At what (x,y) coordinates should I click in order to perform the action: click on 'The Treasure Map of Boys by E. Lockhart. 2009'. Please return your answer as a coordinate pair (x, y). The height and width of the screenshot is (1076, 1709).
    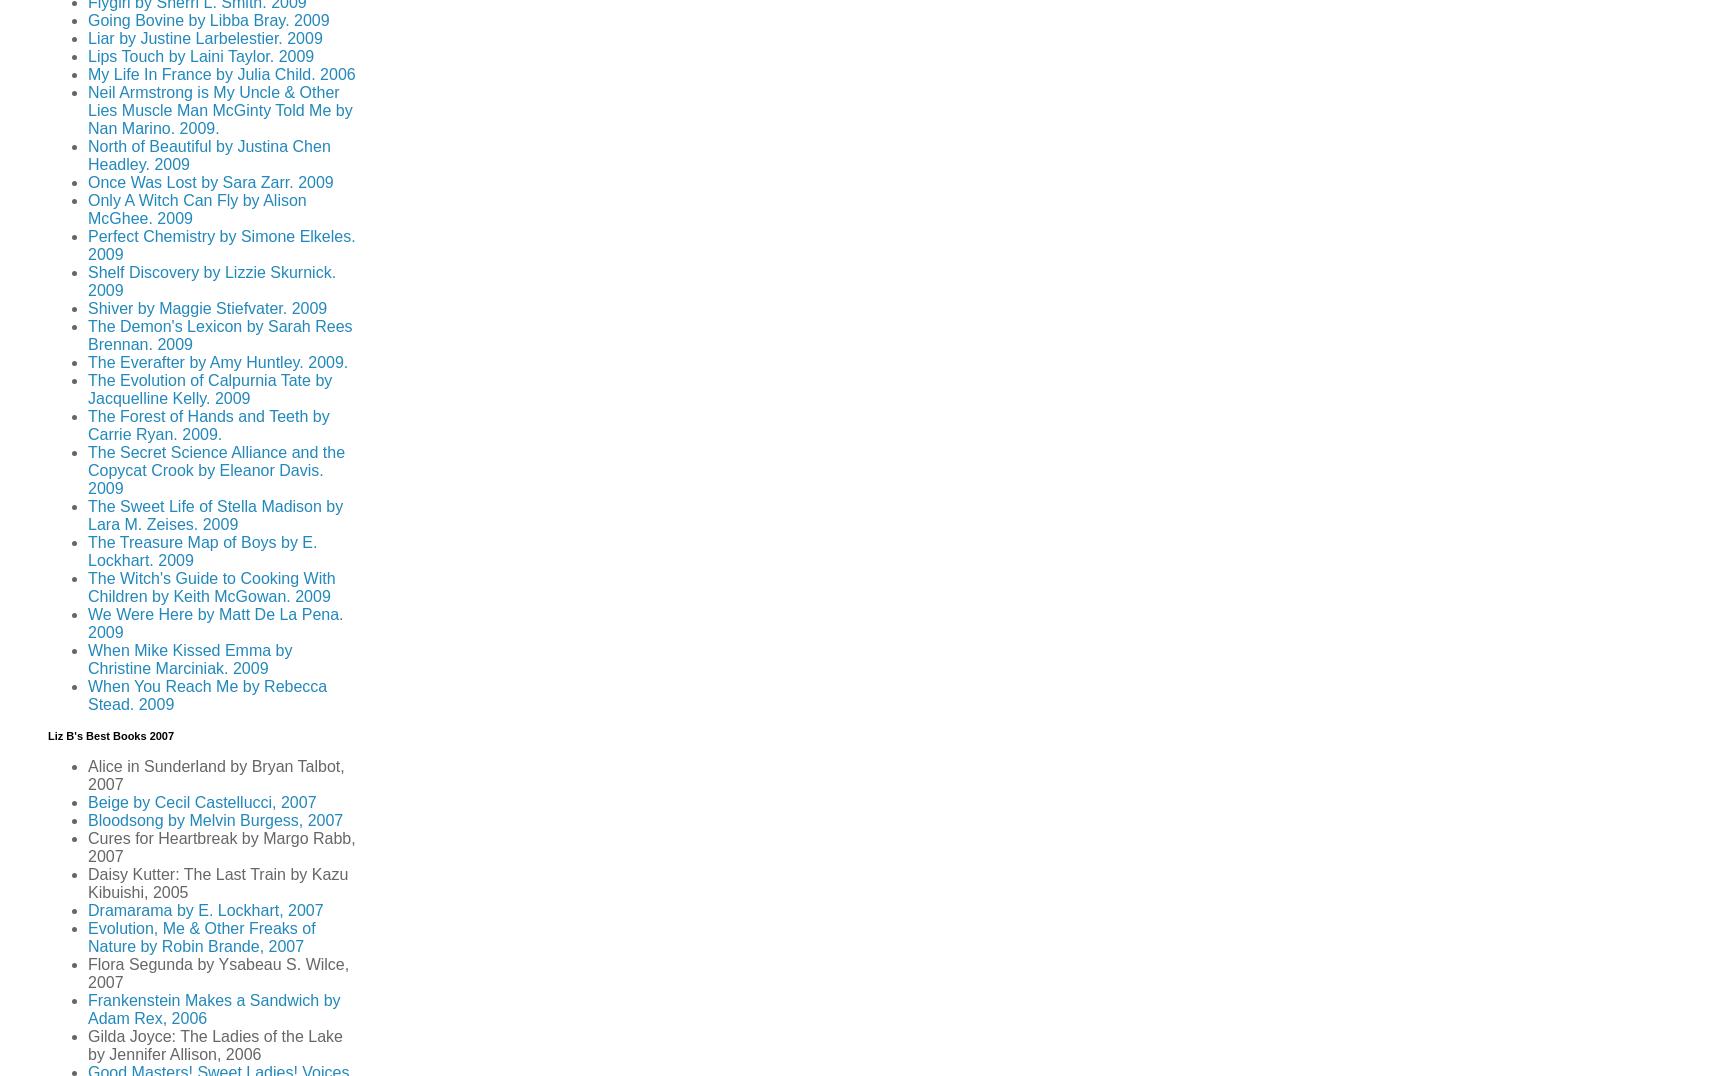
    Looking at the image, I should click on (201, 550).